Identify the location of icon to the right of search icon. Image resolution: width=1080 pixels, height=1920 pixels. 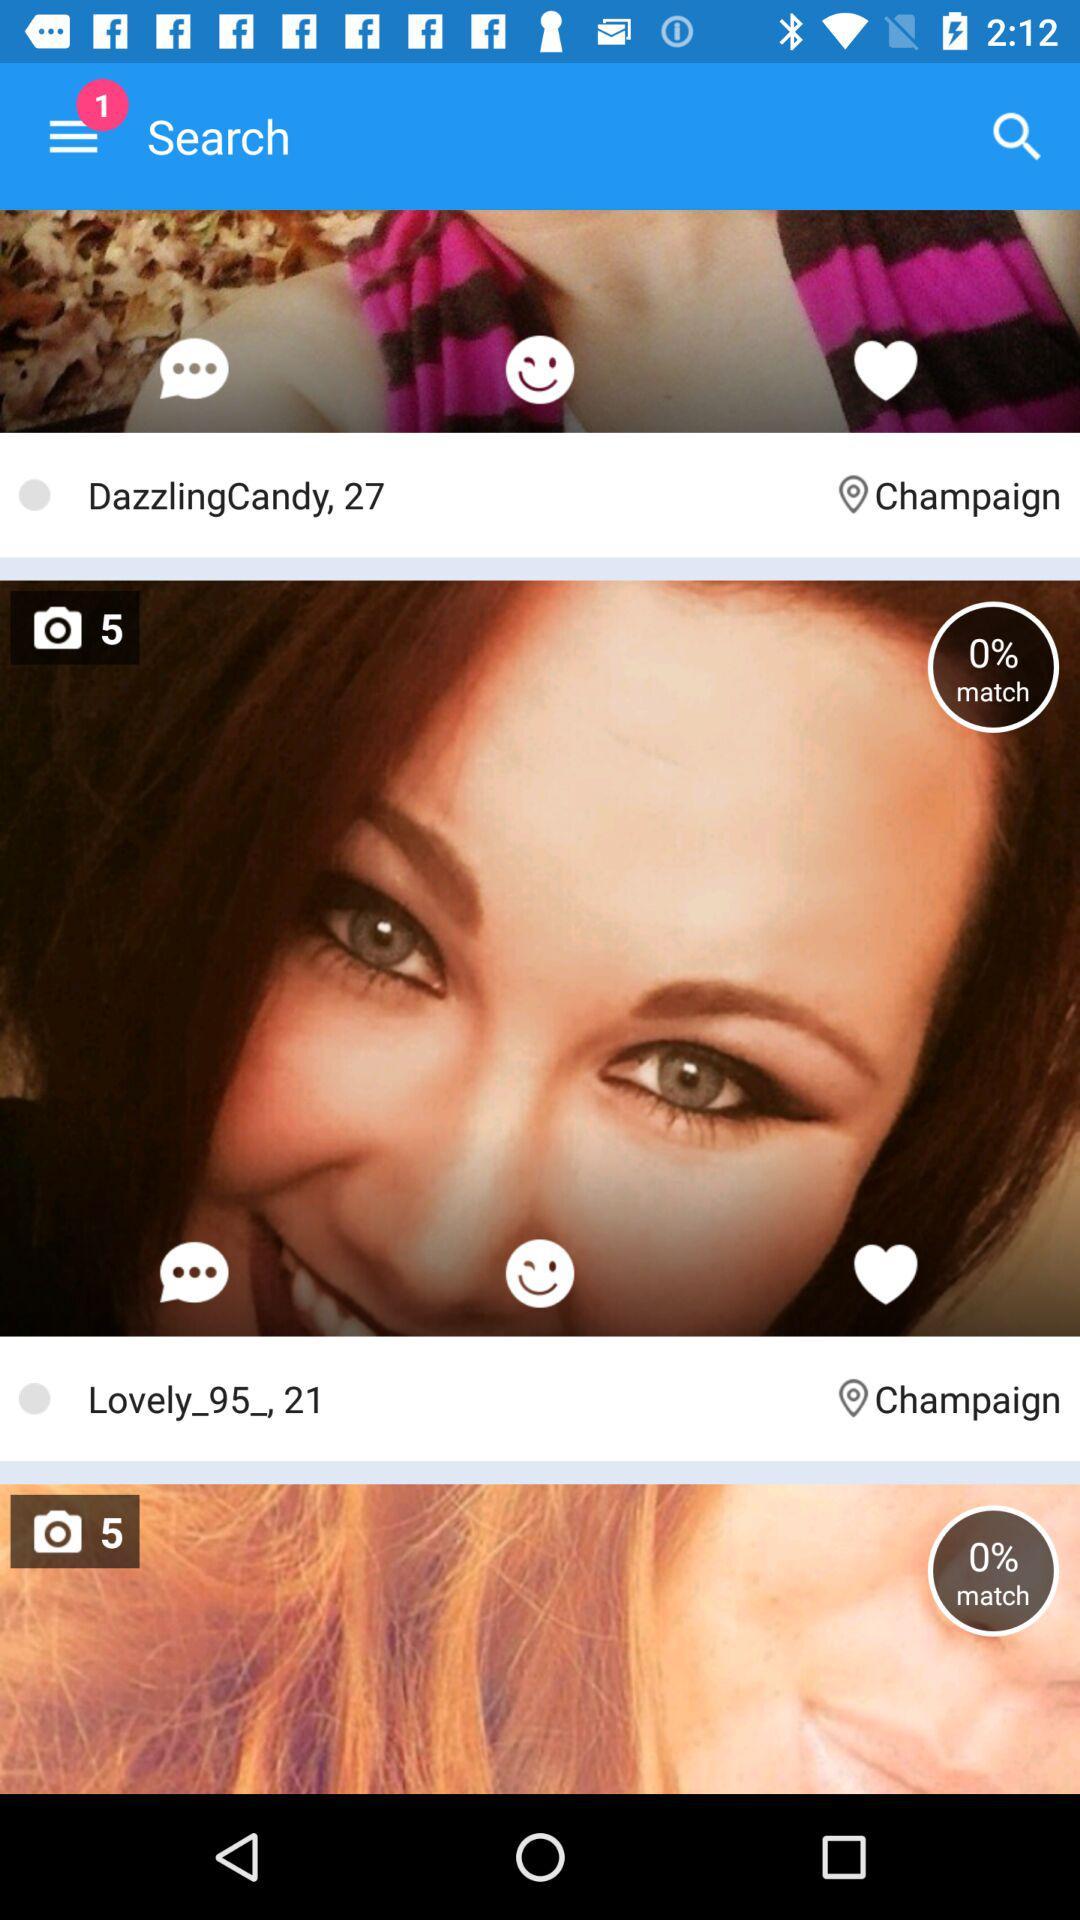
(1017, 135).